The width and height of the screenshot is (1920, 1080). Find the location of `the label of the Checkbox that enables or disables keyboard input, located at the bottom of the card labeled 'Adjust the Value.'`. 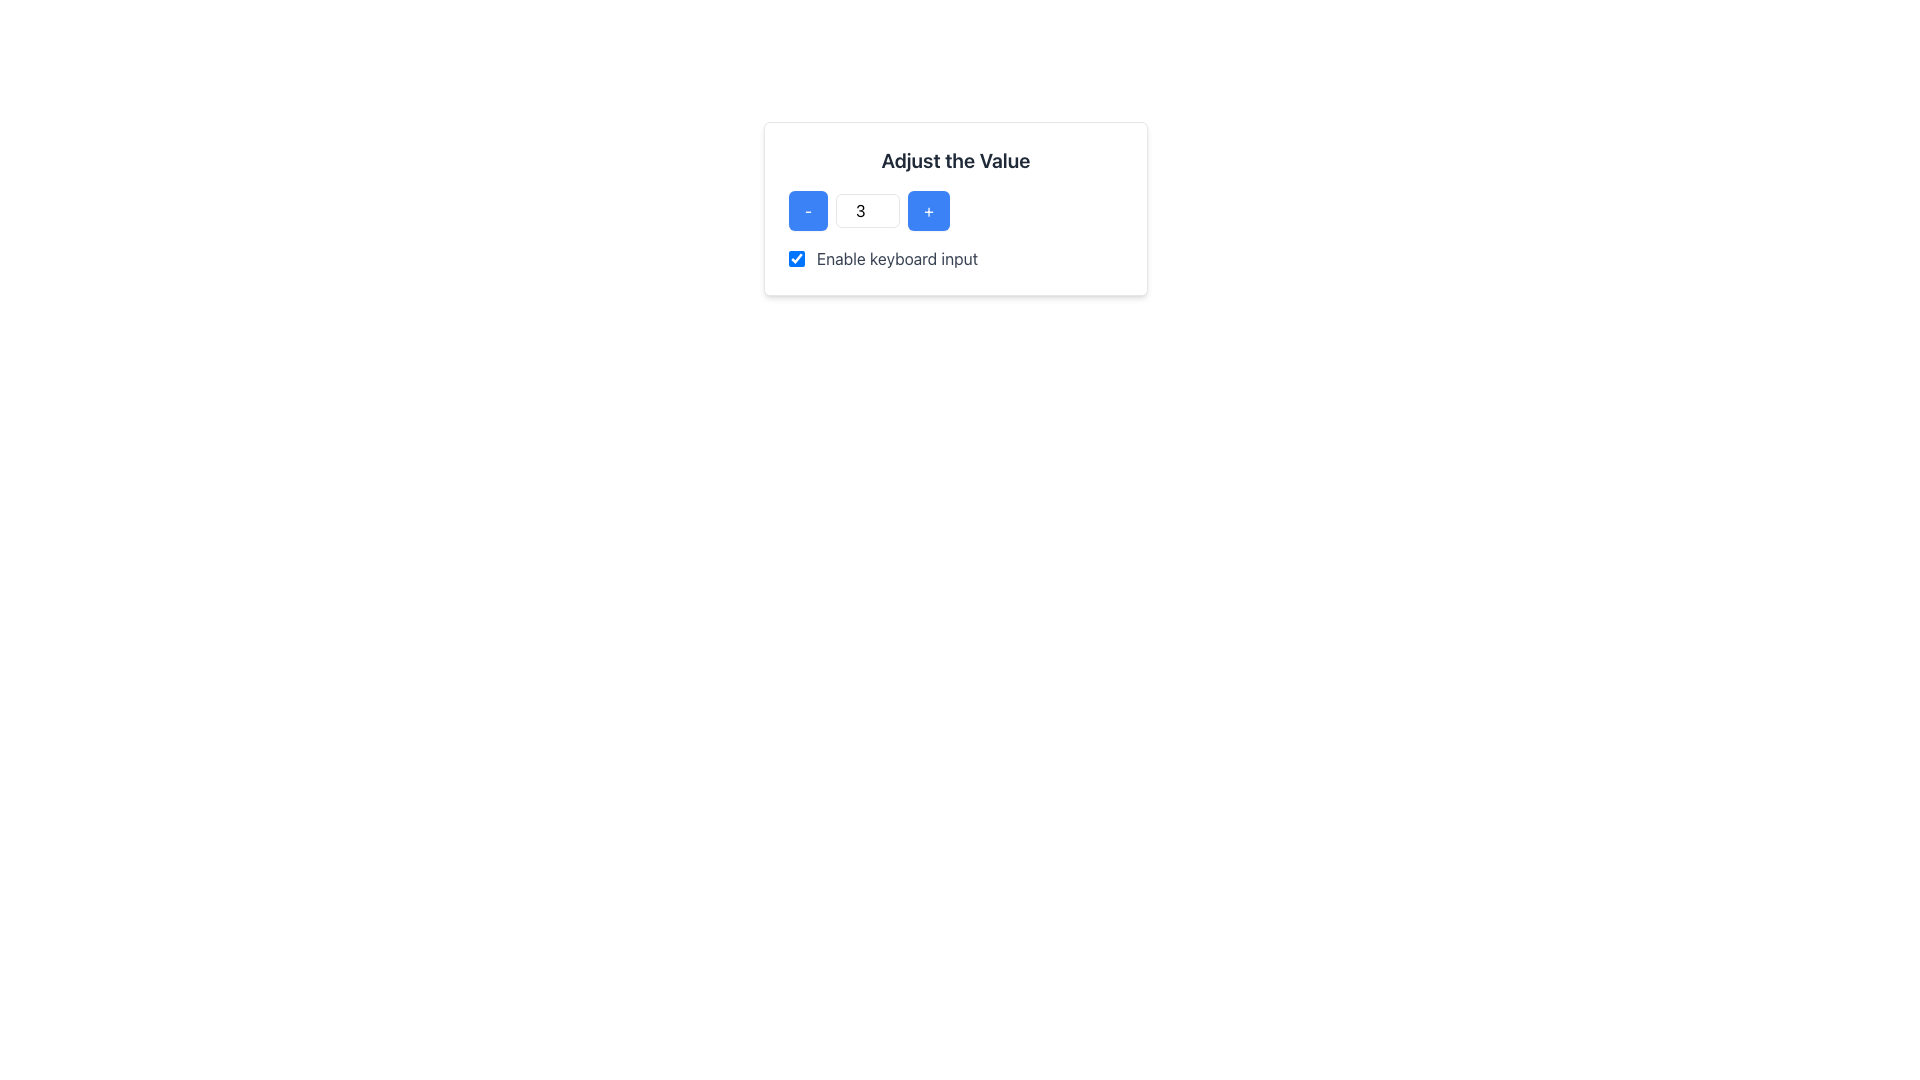

the label of the Checkbox that enables or disables keyboard input, located at the bottom of the card labeled 'Adjust the Value.' is located at coordinates (954, 257).